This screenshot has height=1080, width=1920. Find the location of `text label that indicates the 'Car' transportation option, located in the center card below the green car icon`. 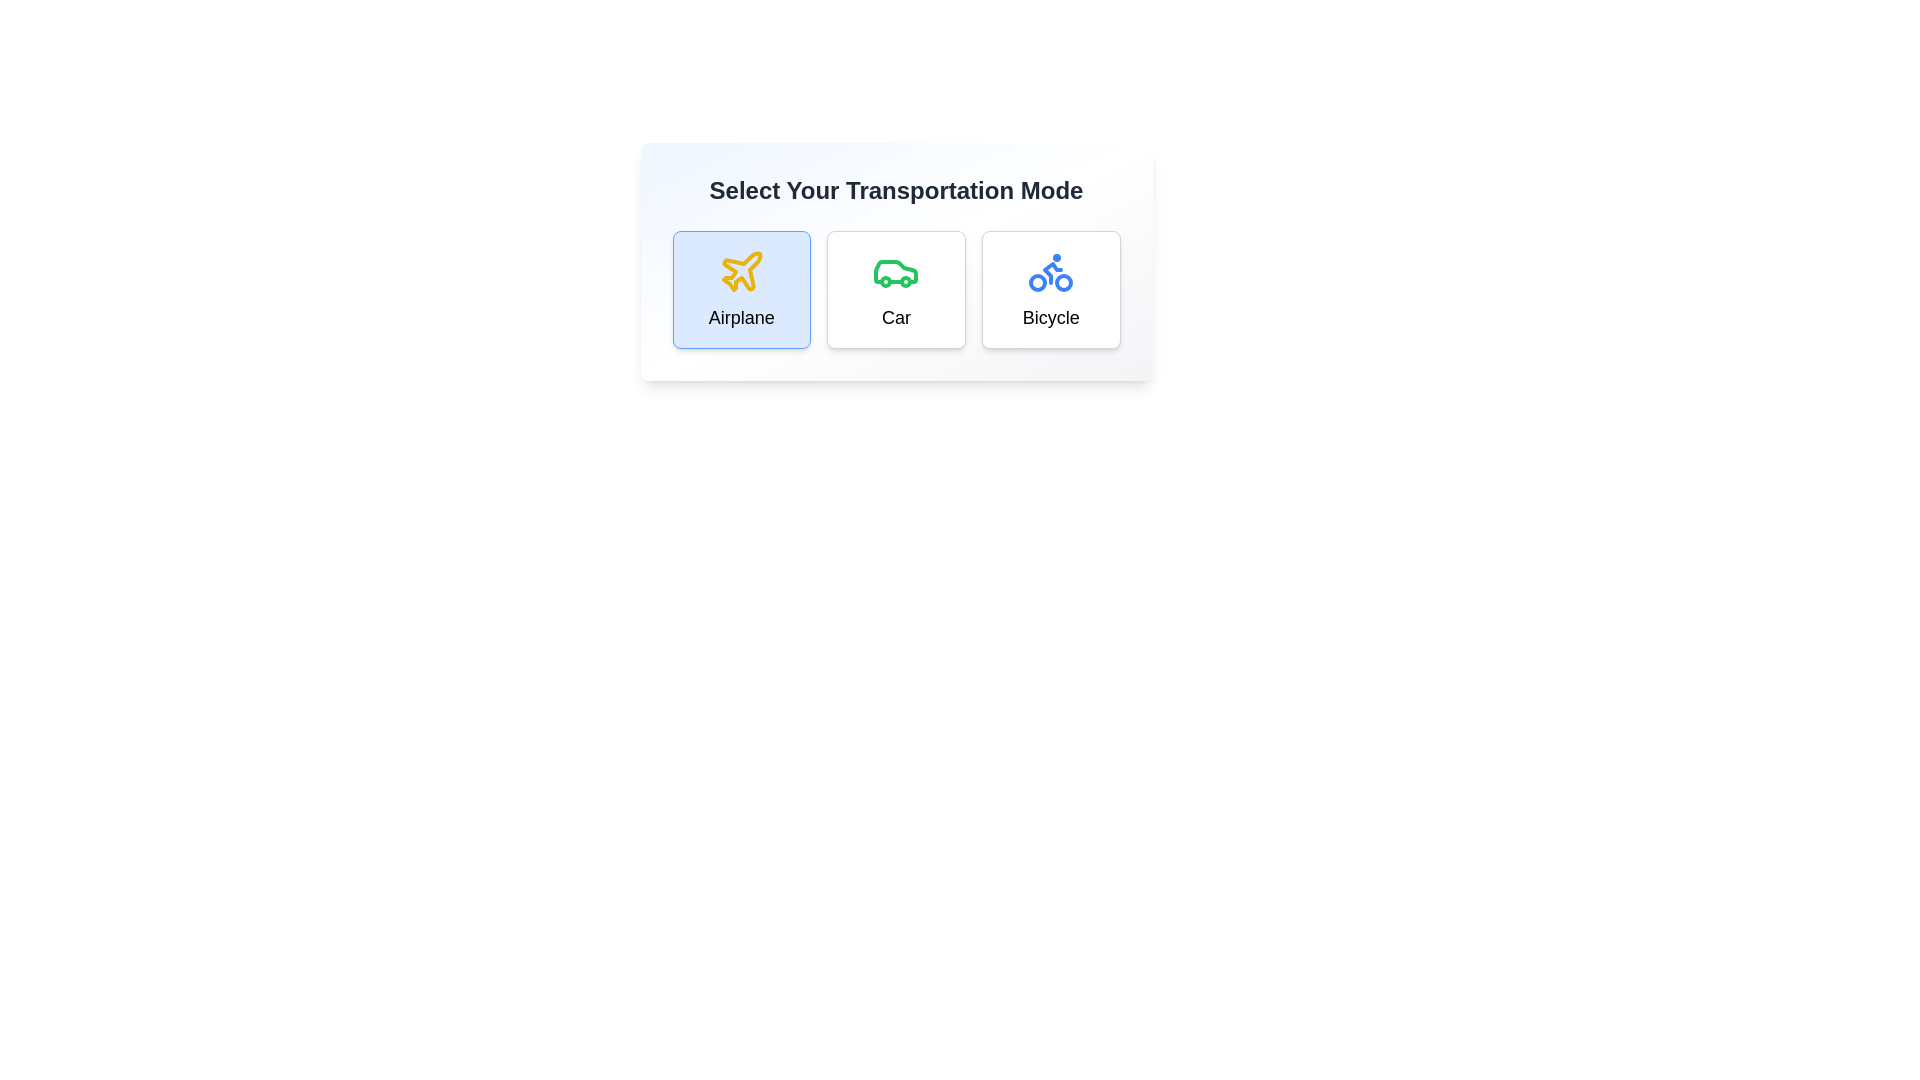

text label that indicates the 'Car' transportation option, located in the center card below the green car icon is located at coordinates (895, 316).